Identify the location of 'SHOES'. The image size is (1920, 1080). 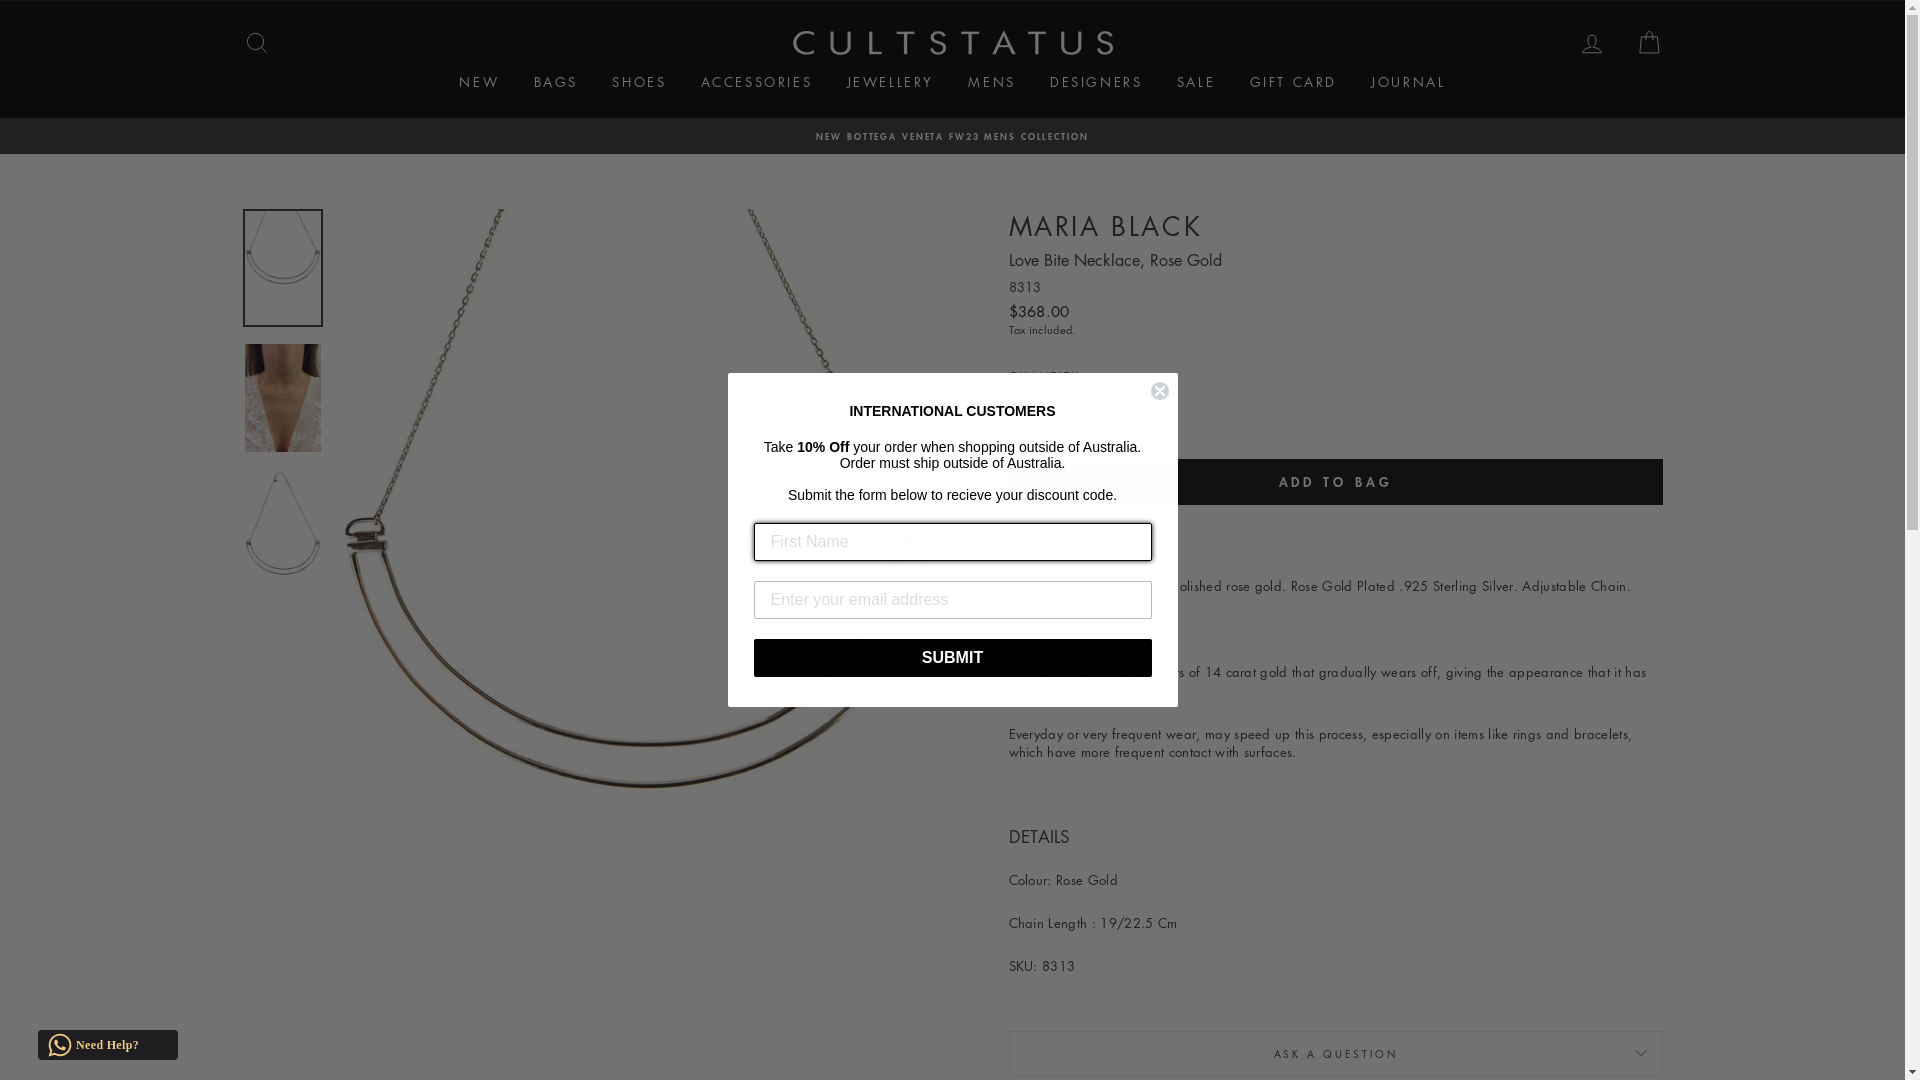
(595, 80).